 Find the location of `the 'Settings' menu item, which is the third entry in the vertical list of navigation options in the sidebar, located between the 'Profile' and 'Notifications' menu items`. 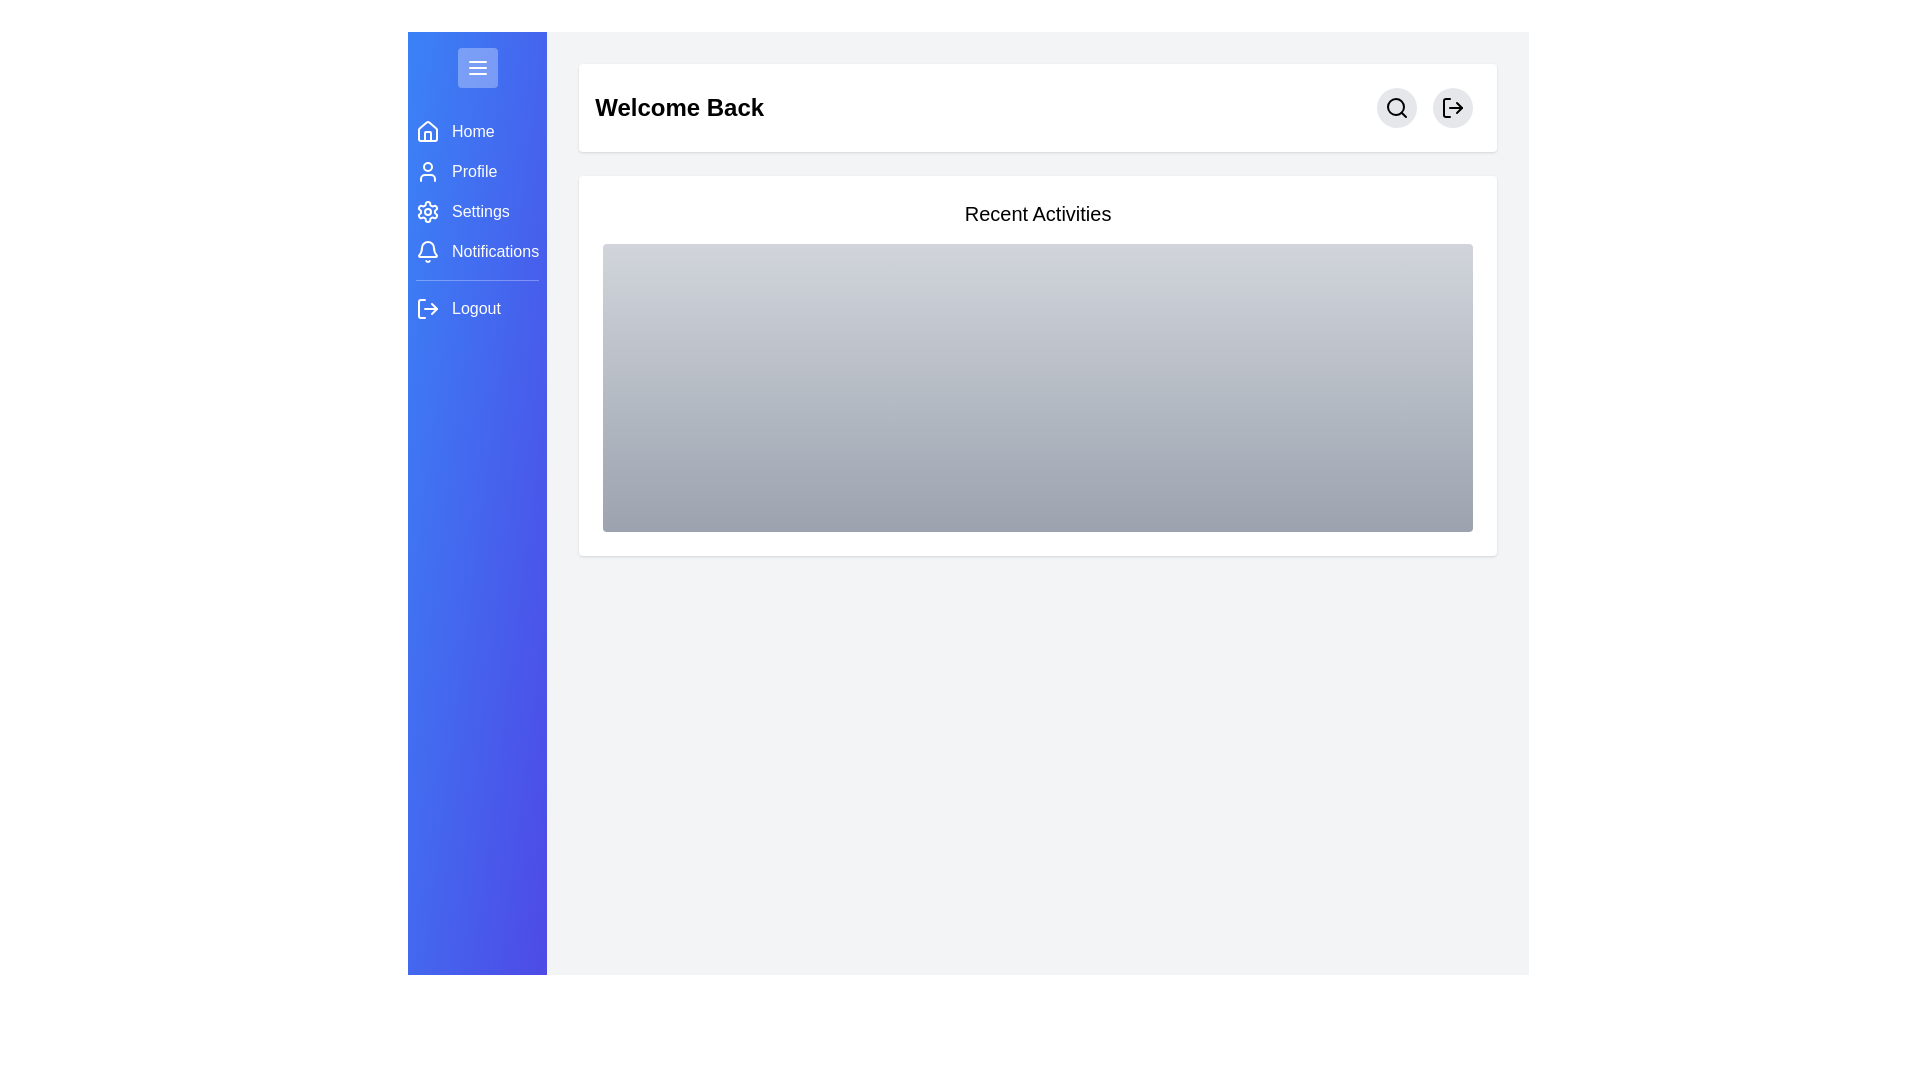

the 'Settings' menu item, which is the third entry in the vertical list of navigation options in the sidebar, located between the 'Profile' and 'Notifications' menu items is located at coordinates (476, 220).